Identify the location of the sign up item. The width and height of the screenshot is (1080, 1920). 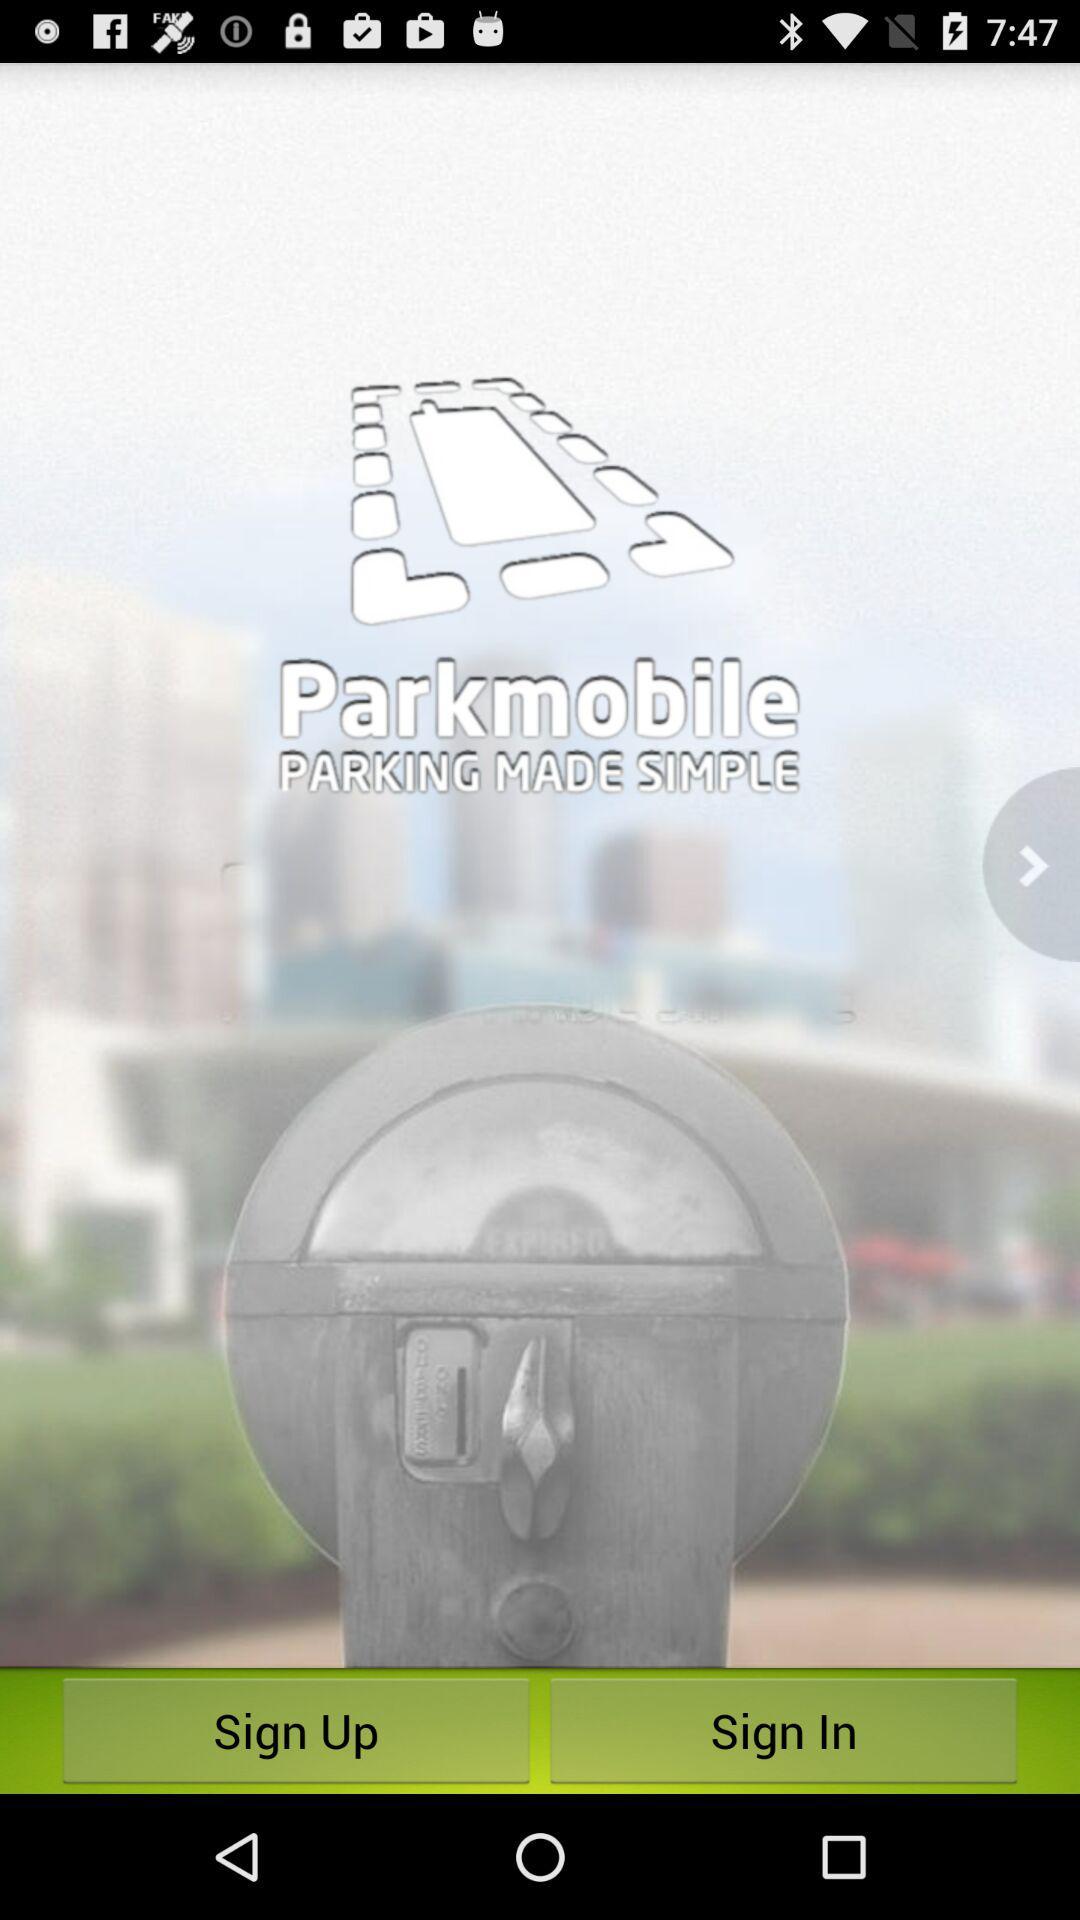
(296, 1730).